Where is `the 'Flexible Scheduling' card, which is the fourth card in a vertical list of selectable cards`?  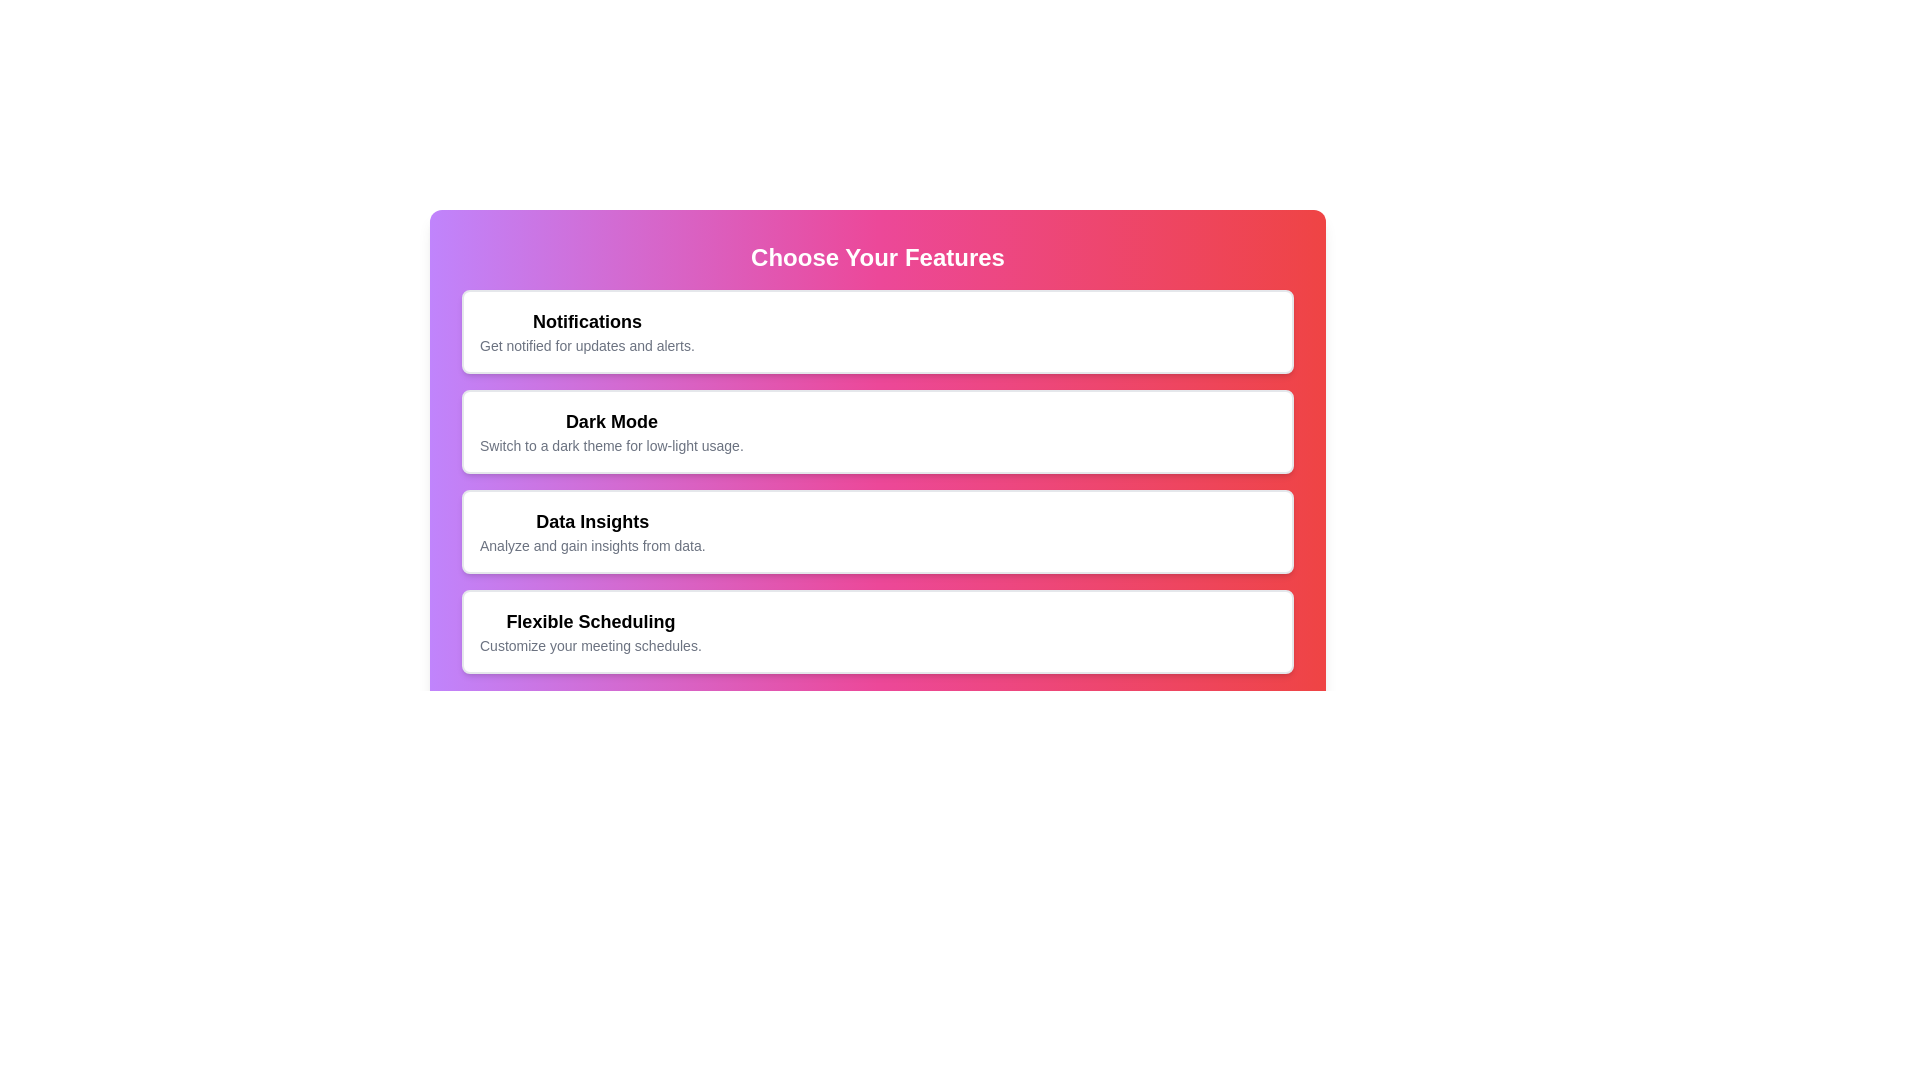
the 'Flexible Scheduling' card, which is the fourth card in a vertical list of selectable cards is located at coordinates (878, 632).